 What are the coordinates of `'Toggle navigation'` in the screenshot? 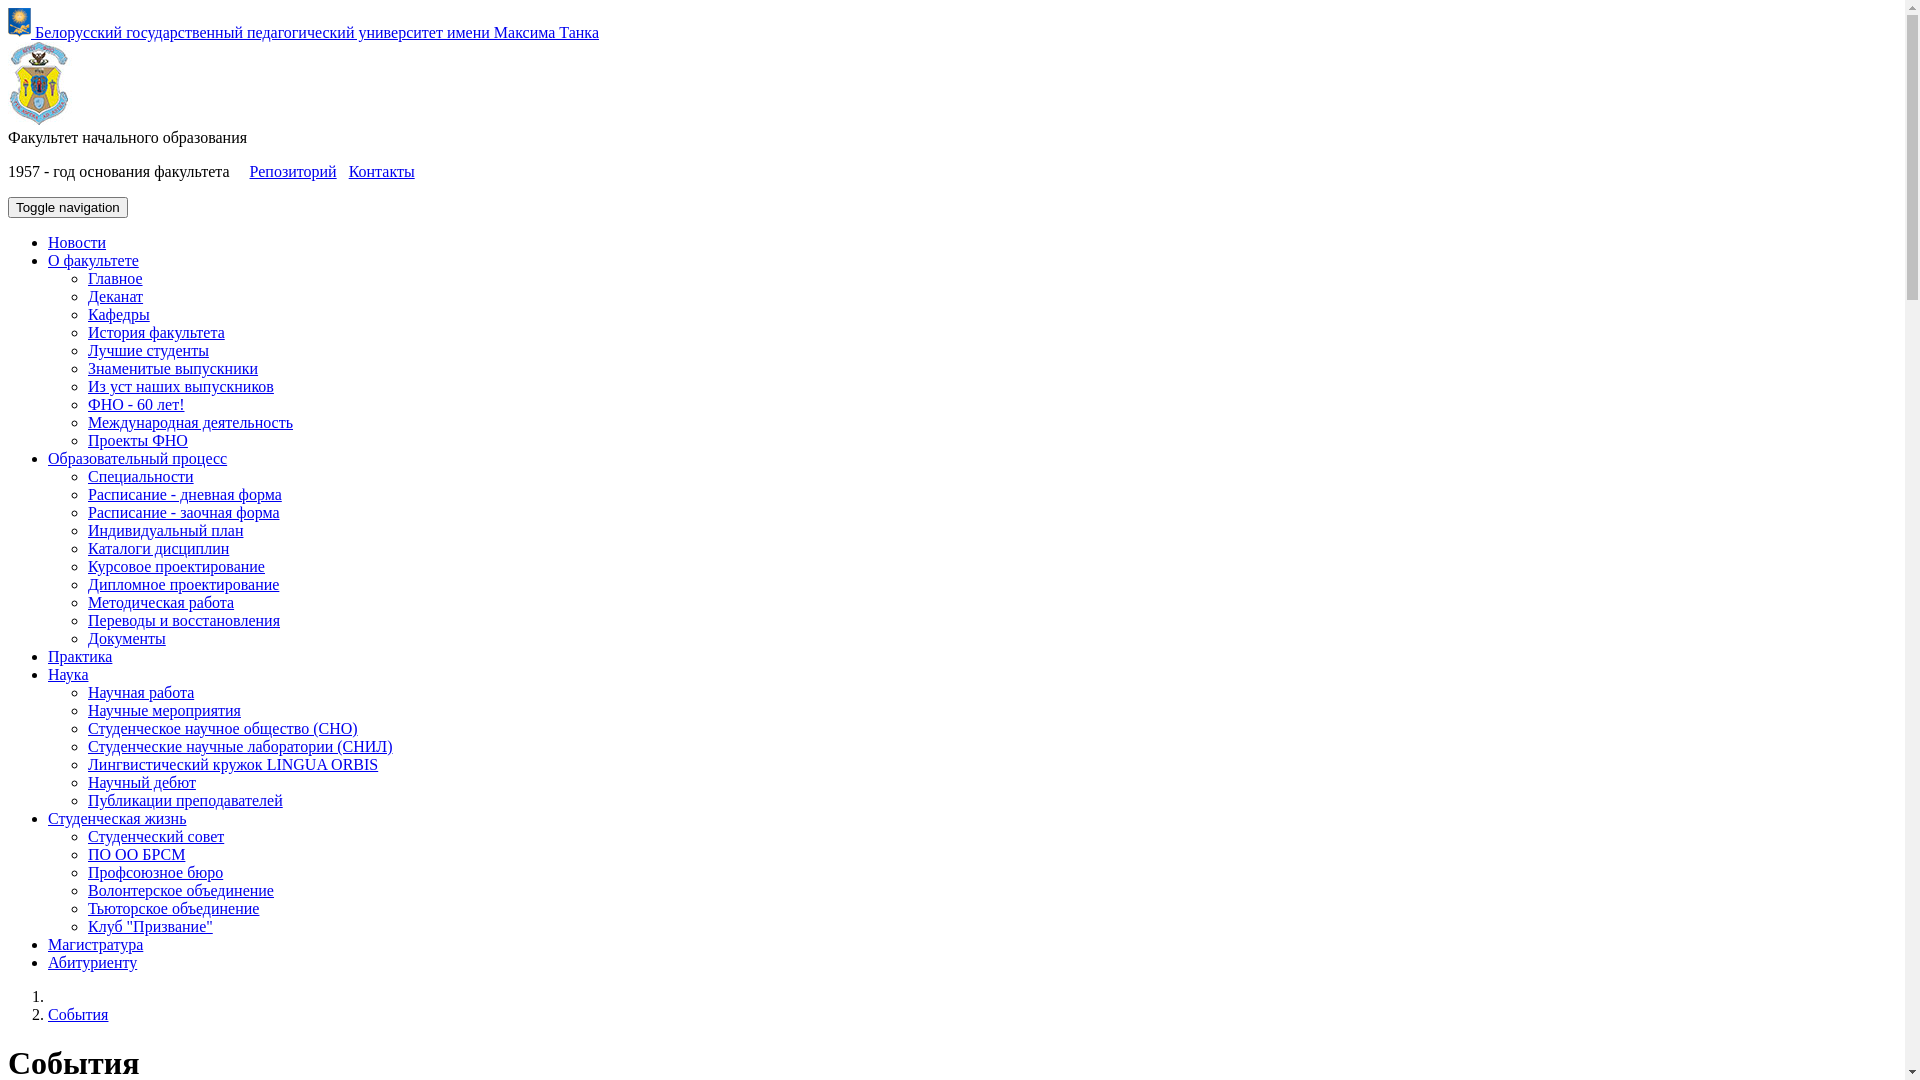 It's located at (67, 207).